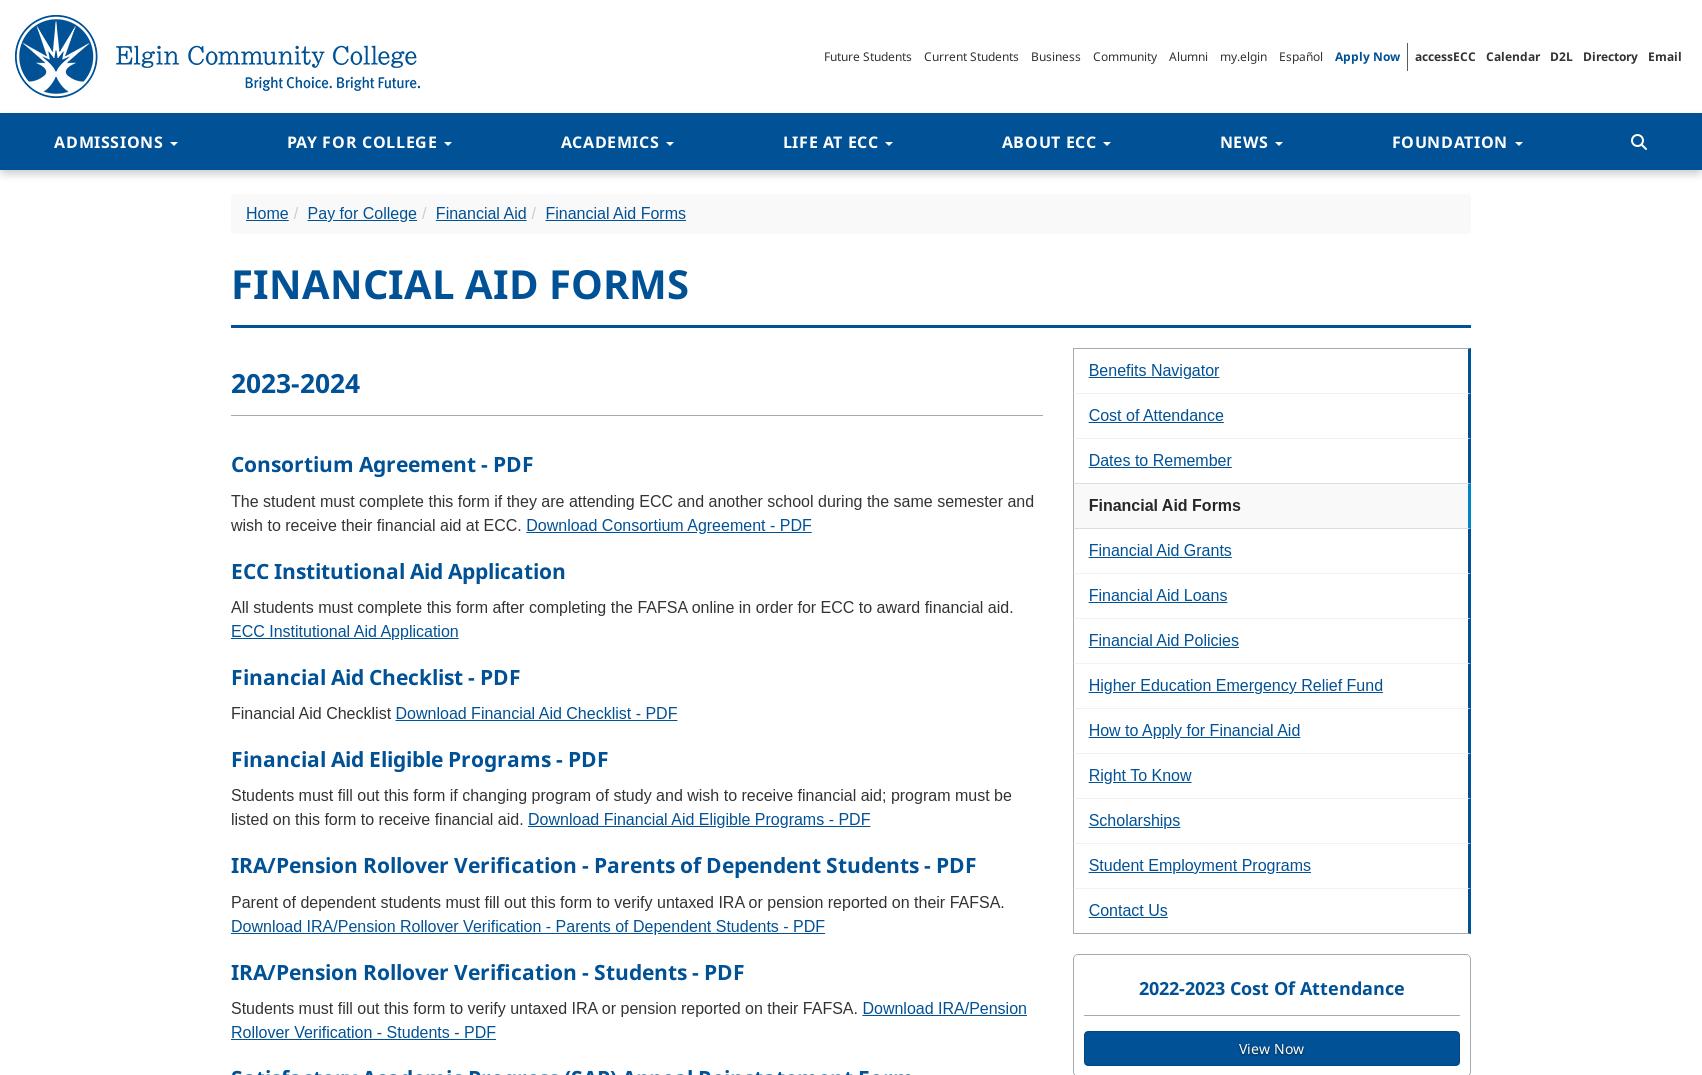 This screenshot has height=1075, width=1702. I want to click on '2023-2024', so click(295, 383).